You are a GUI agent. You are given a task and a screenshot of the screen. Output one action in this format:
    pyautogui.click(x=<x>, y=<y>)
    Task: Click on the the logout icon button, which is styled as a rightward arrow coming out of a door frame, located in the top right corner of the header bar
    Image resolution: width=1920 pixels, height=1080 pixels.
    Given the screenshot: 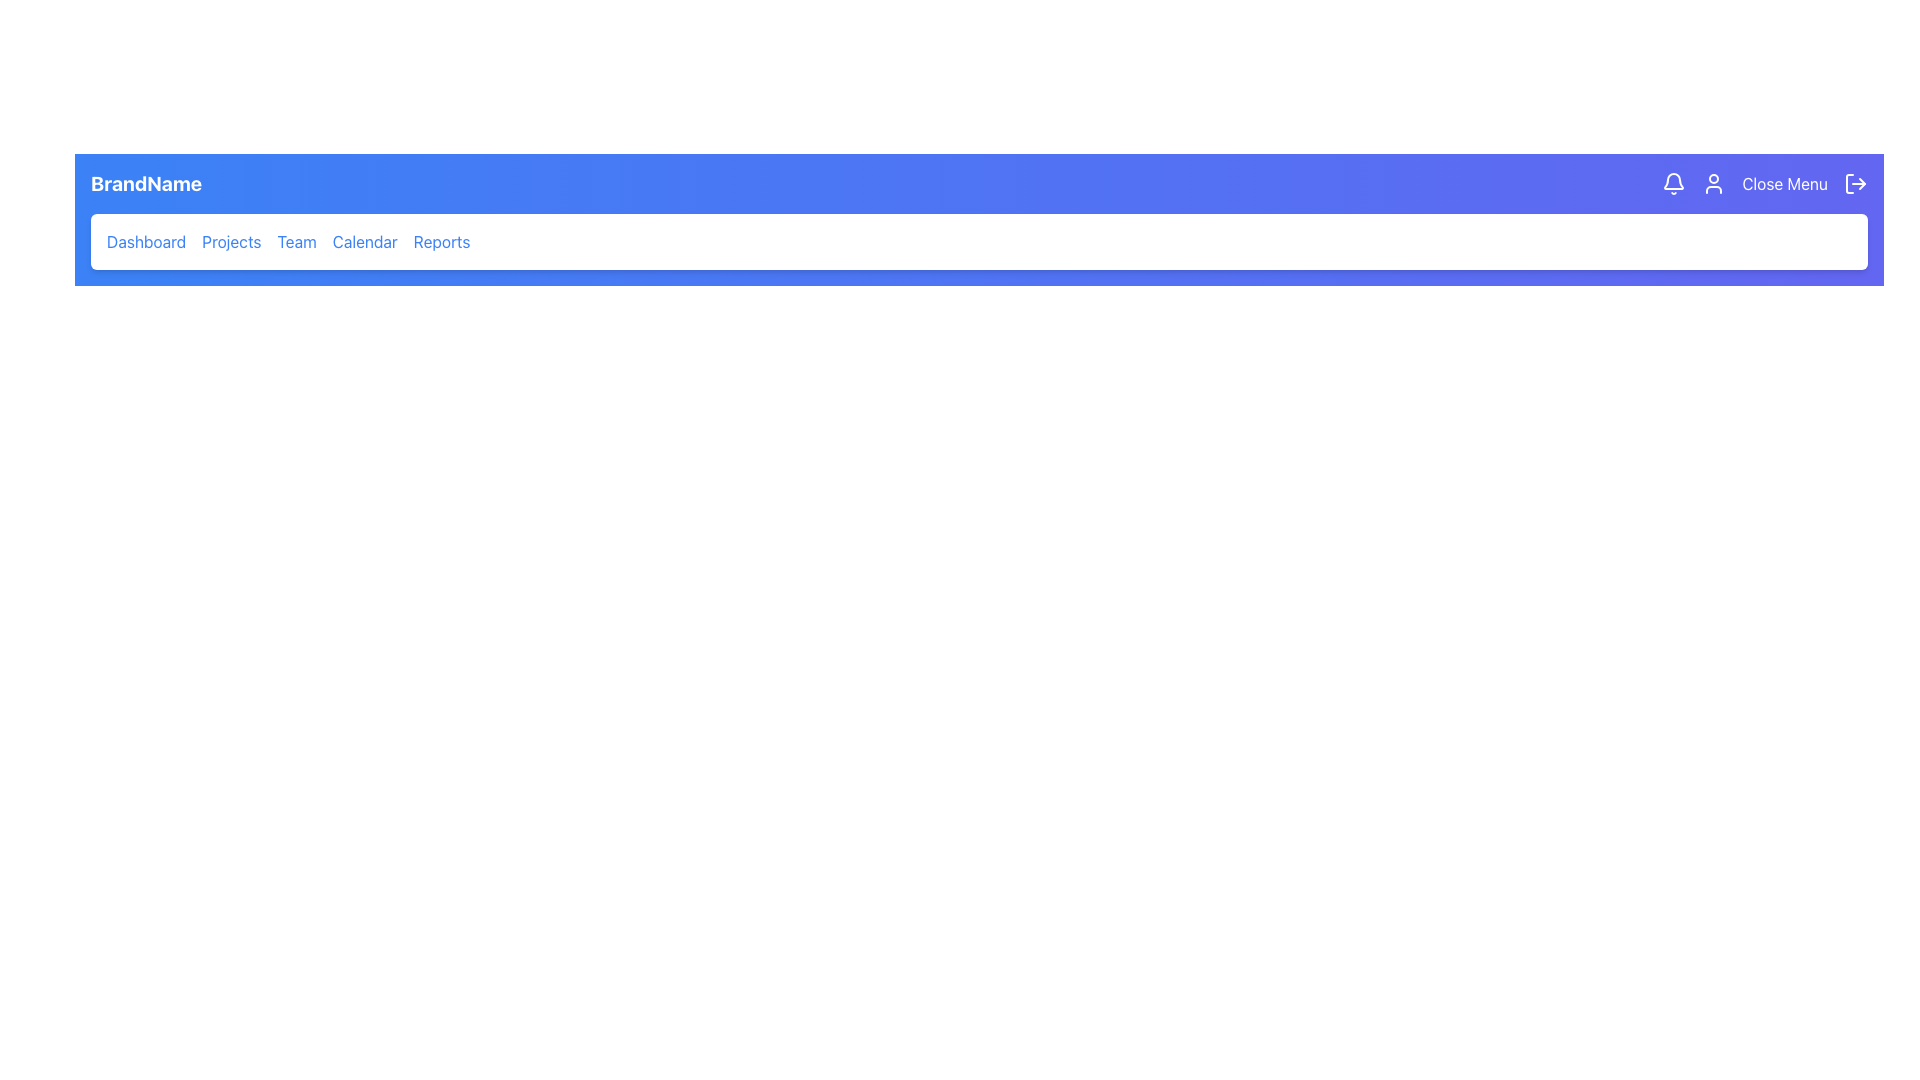 What is the action you would take?
    pyautogui.click(x=1855, y=184)
    